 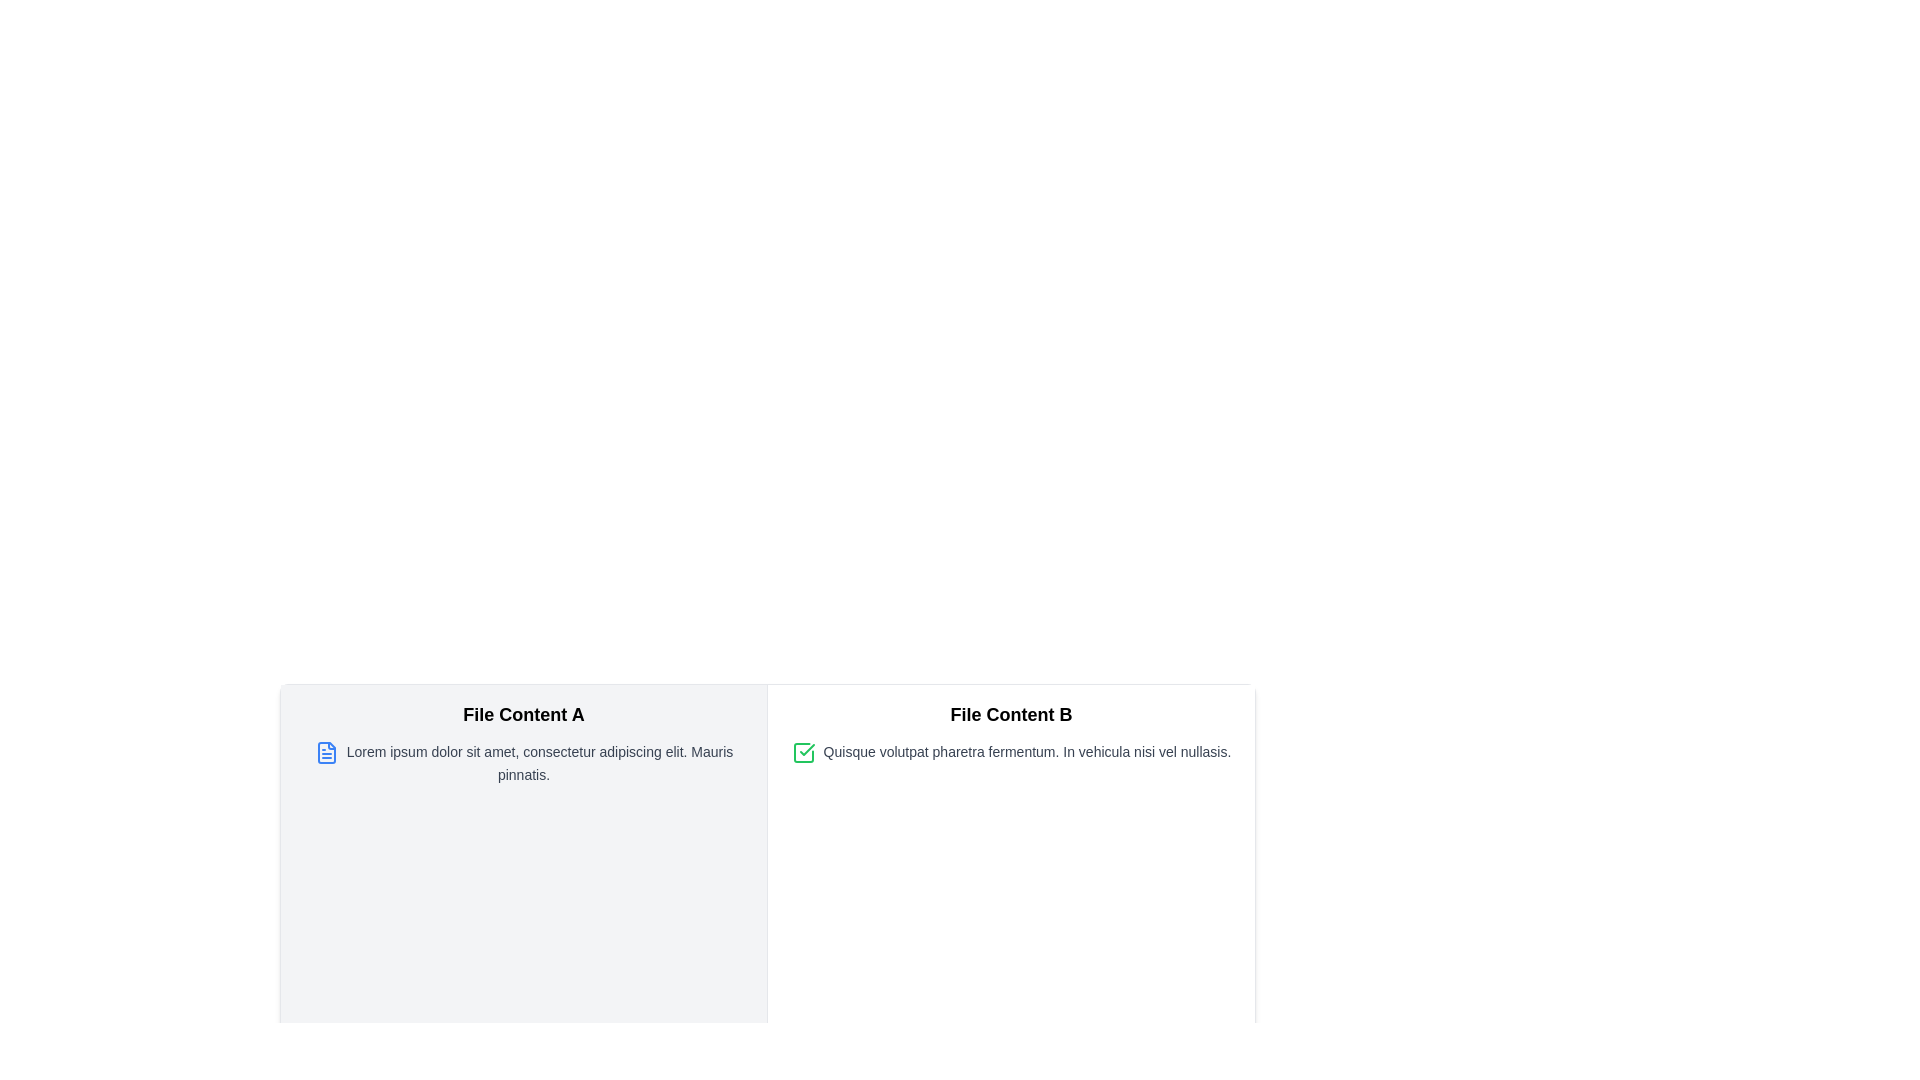 What do you see at coordinates (1011, 752) in the screenshot?
I see `the Text block containing the content 'Quisque volutpat pharetra fermentum. In vehicula nisi vel nullasis.' with a green checkmark icon on its left, located within the 'File Content B' block` at bounding box center [1011, 752].